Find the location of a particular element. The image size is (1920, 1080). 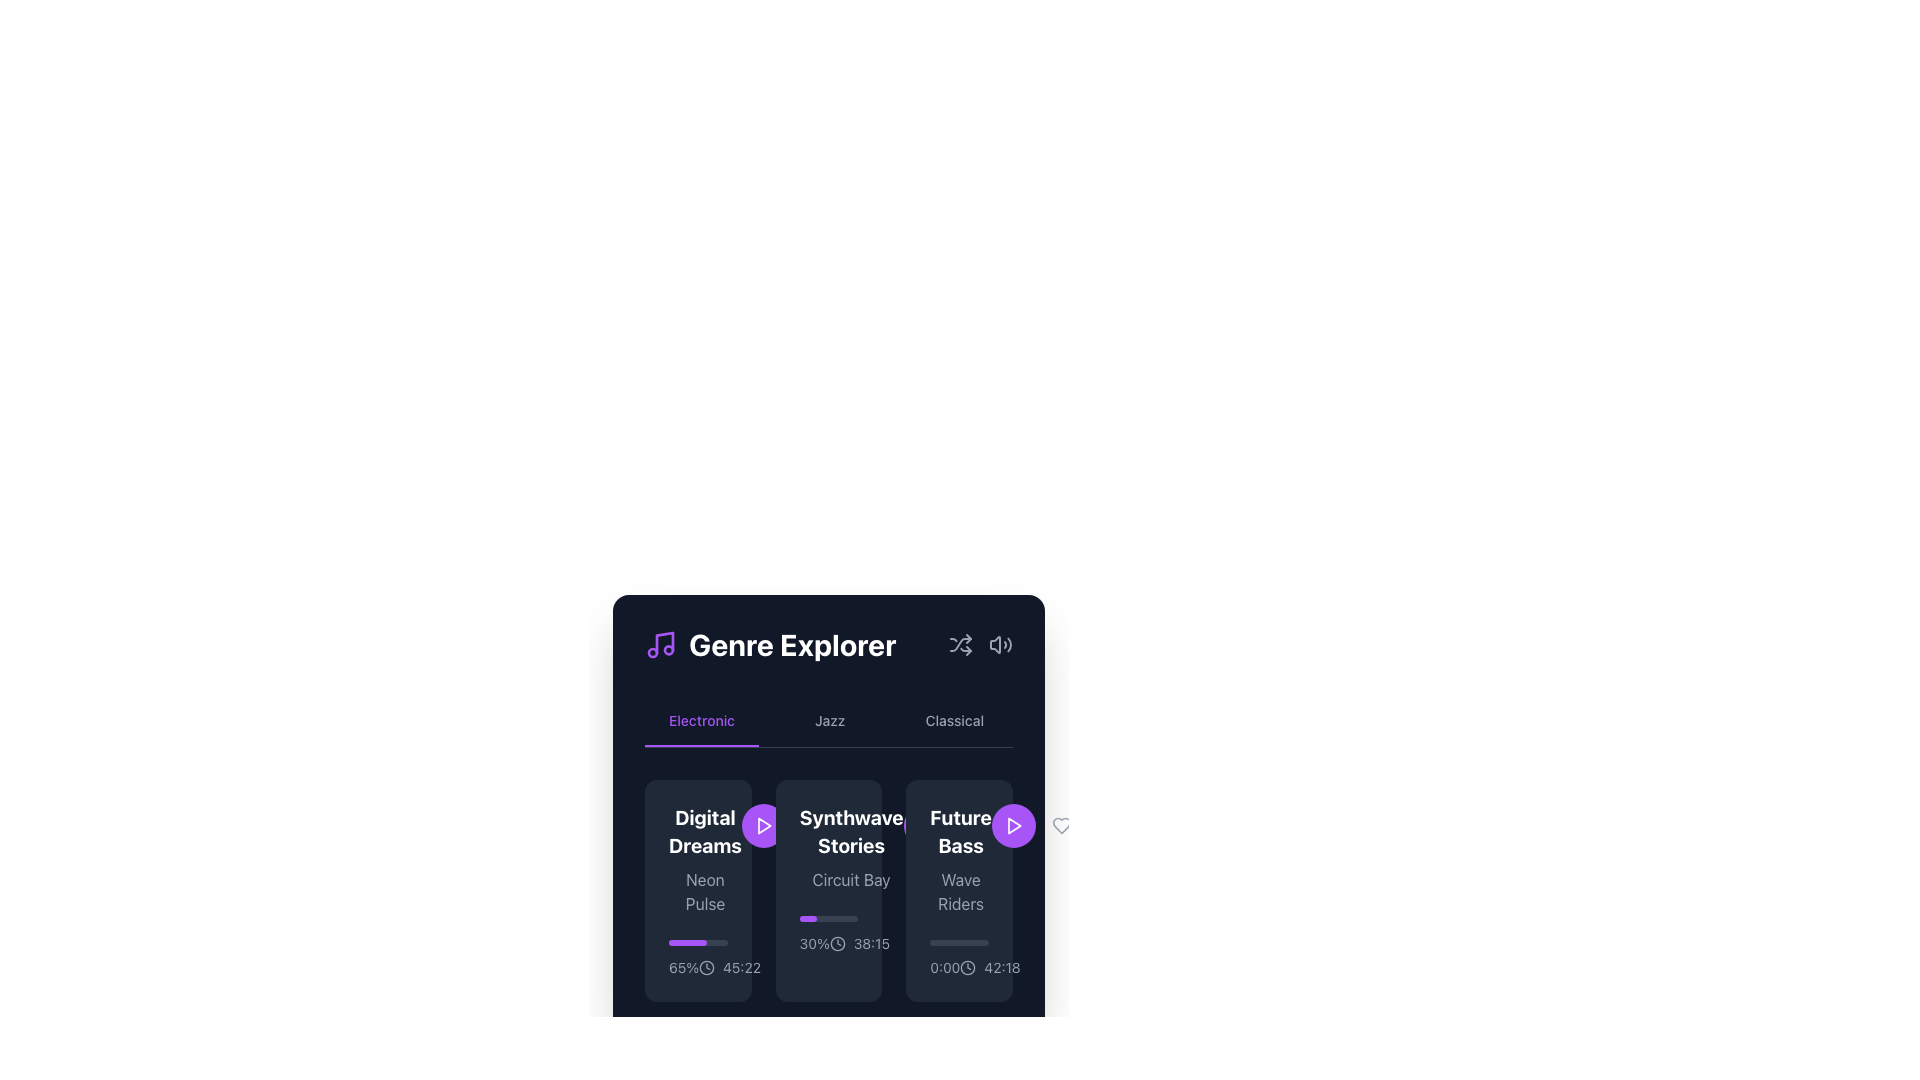

the genre tab button to switch the view is located at coordinates (830, 721).